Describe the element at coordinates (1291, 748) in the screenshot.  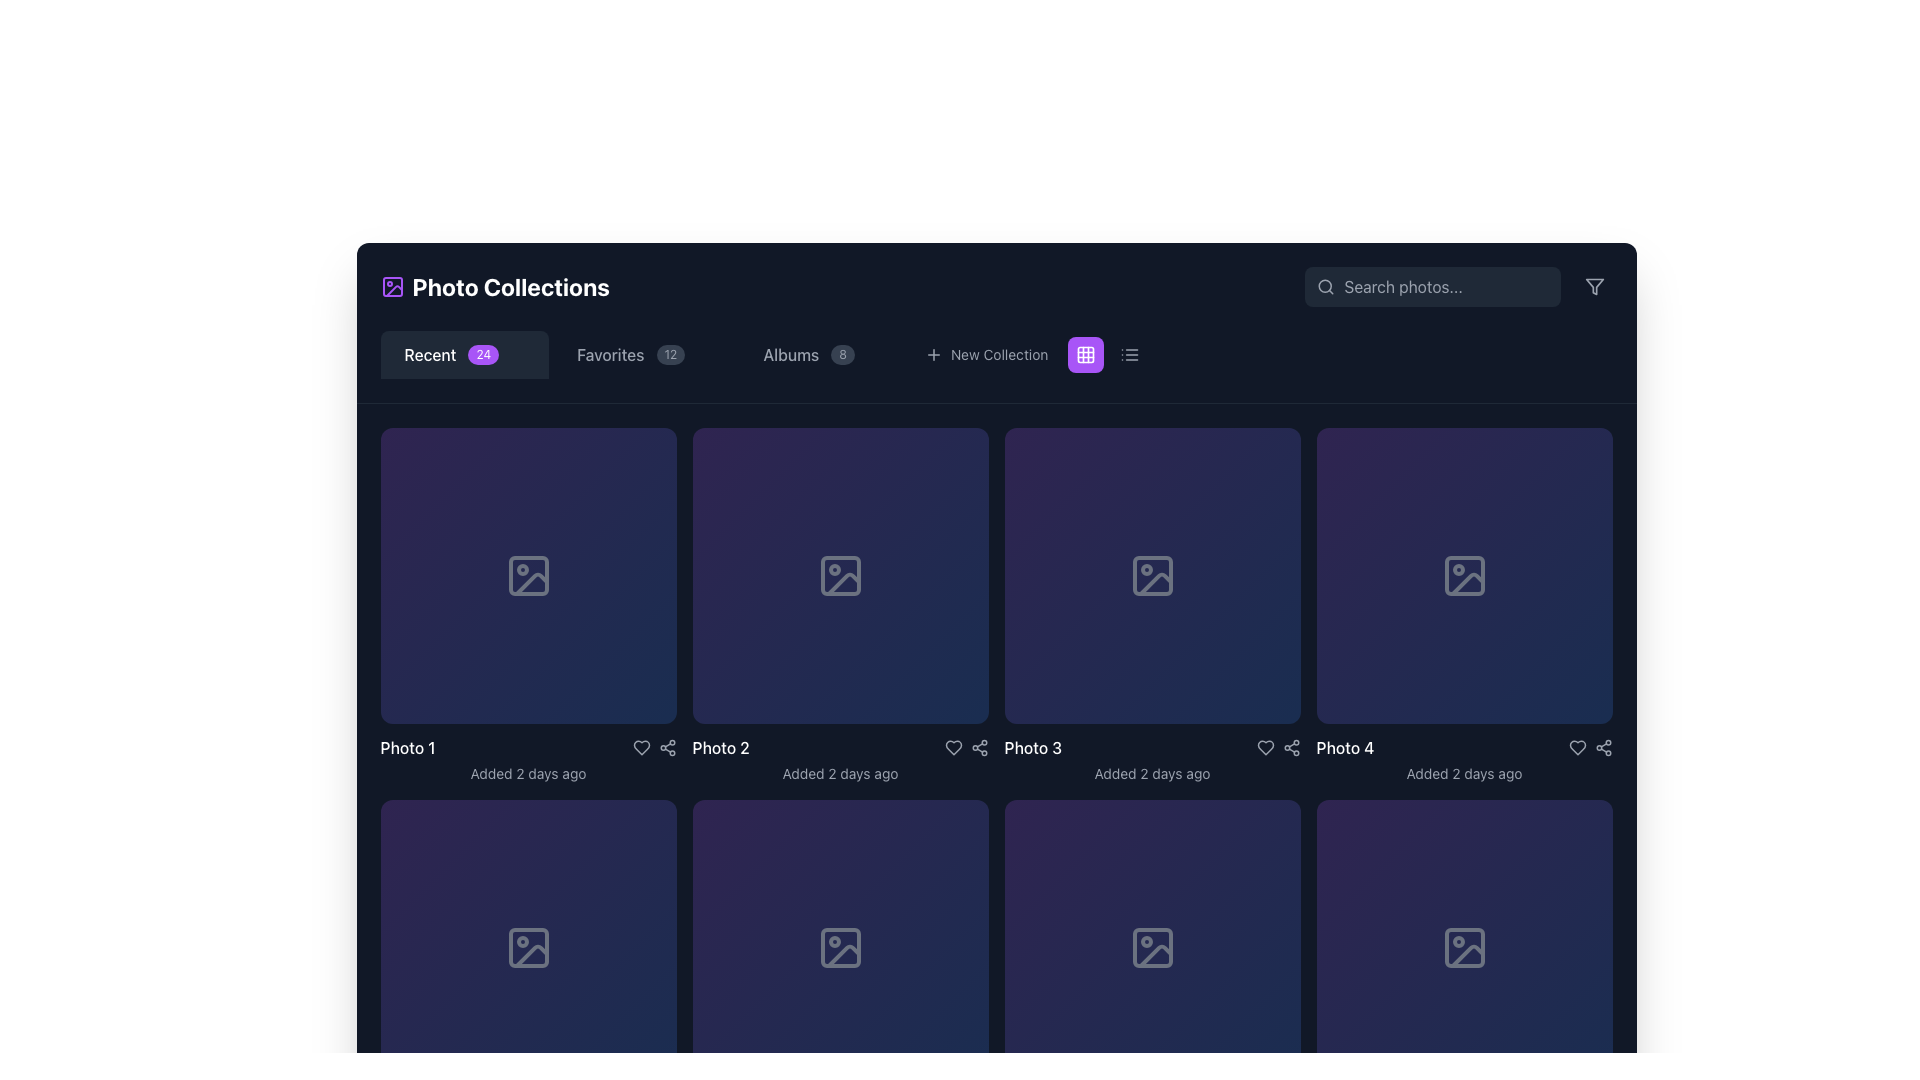
I see `the share icon button, which resembles a share symbol with three dots connected by lines, located in the bottom-right corner of the fourth image card` at that location.